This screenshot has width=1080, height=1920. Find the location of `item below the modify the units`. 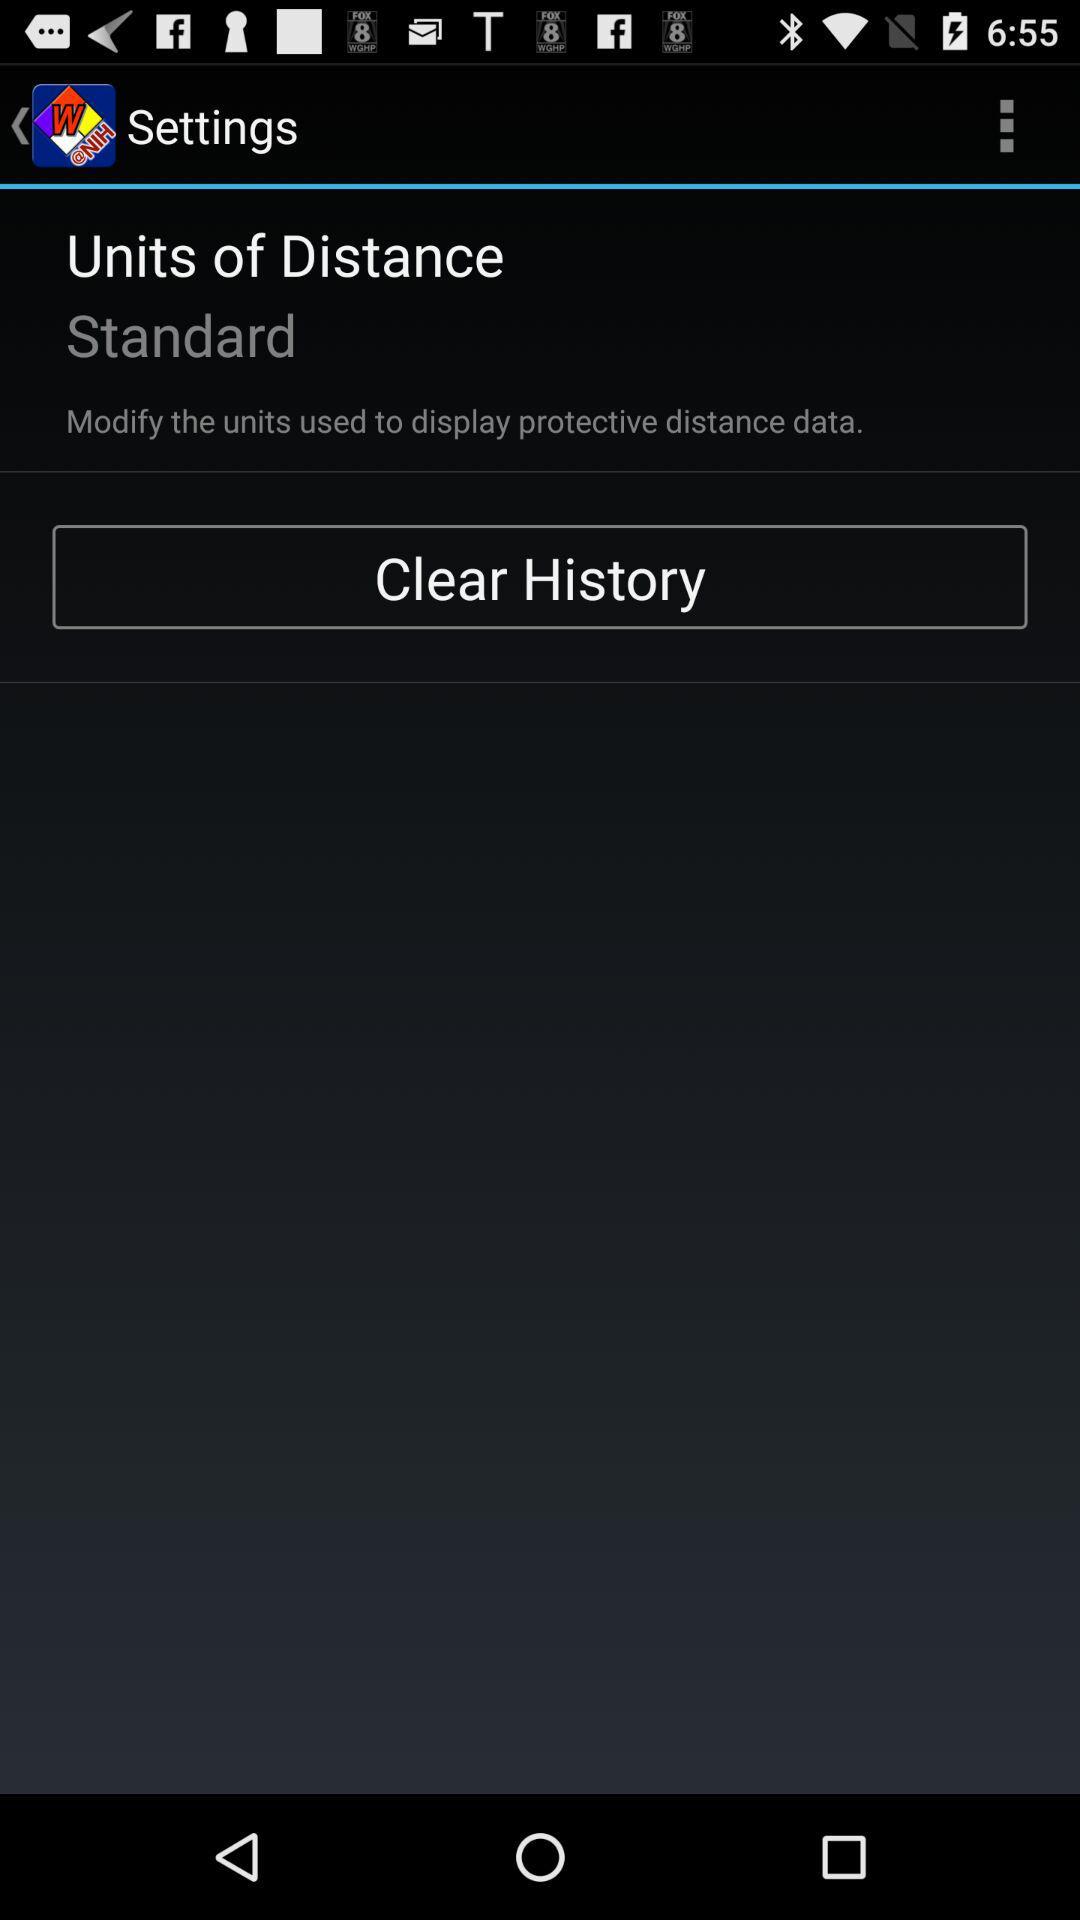

item below the modify the units is located at coordinates (540, 576).